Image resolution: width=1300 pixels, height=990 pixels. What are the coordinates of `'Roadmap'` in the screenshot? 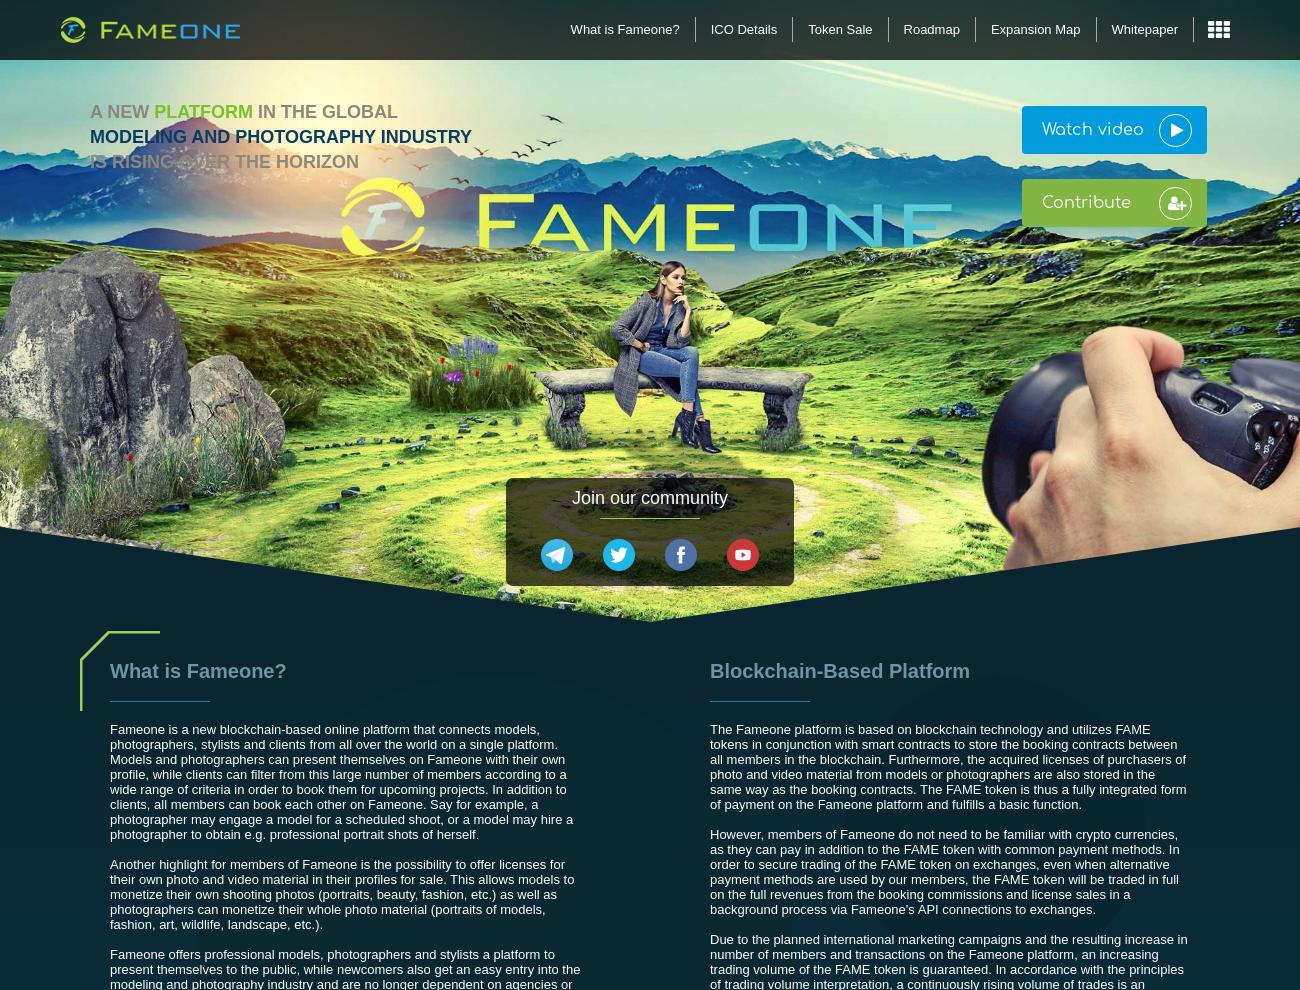 It's located at (931, 28).